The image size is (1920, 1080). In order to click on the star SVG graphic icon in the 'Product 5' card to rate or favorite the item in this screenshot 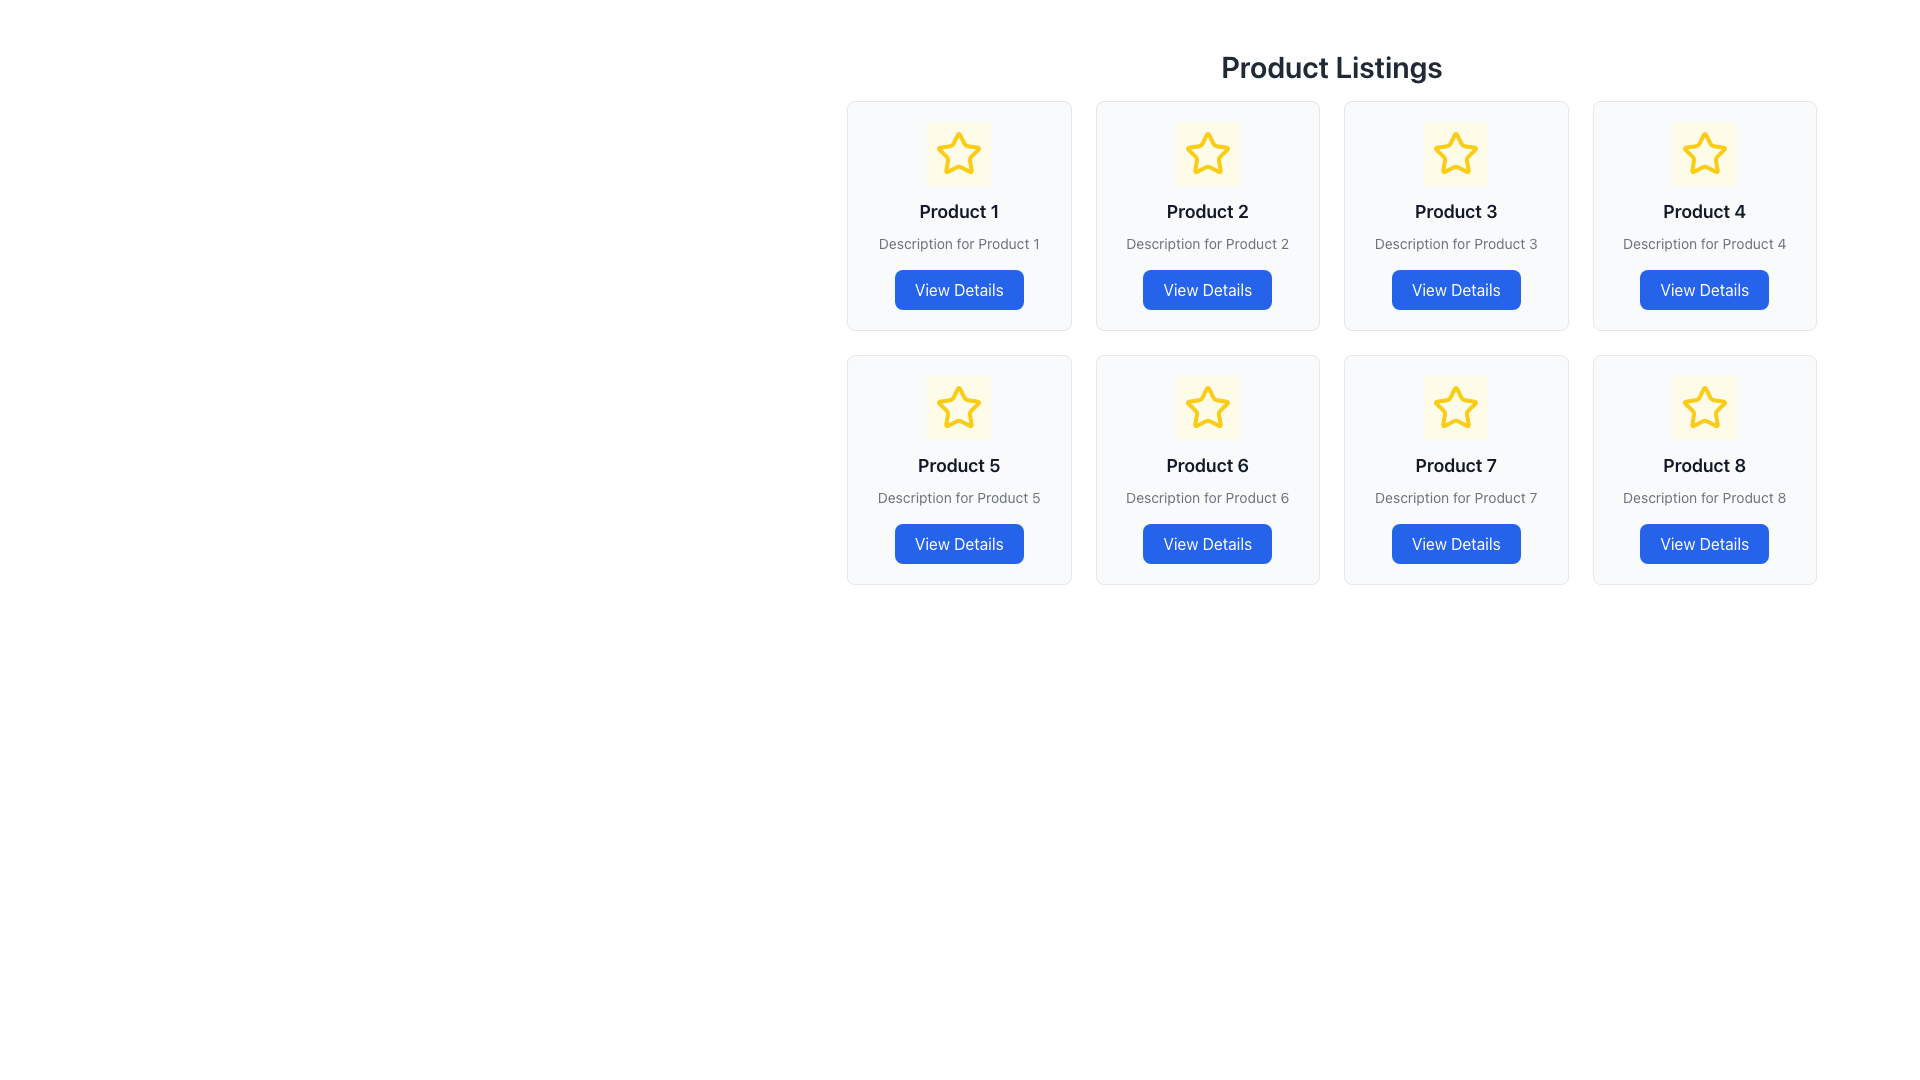, I will do `click(958, 407)`.